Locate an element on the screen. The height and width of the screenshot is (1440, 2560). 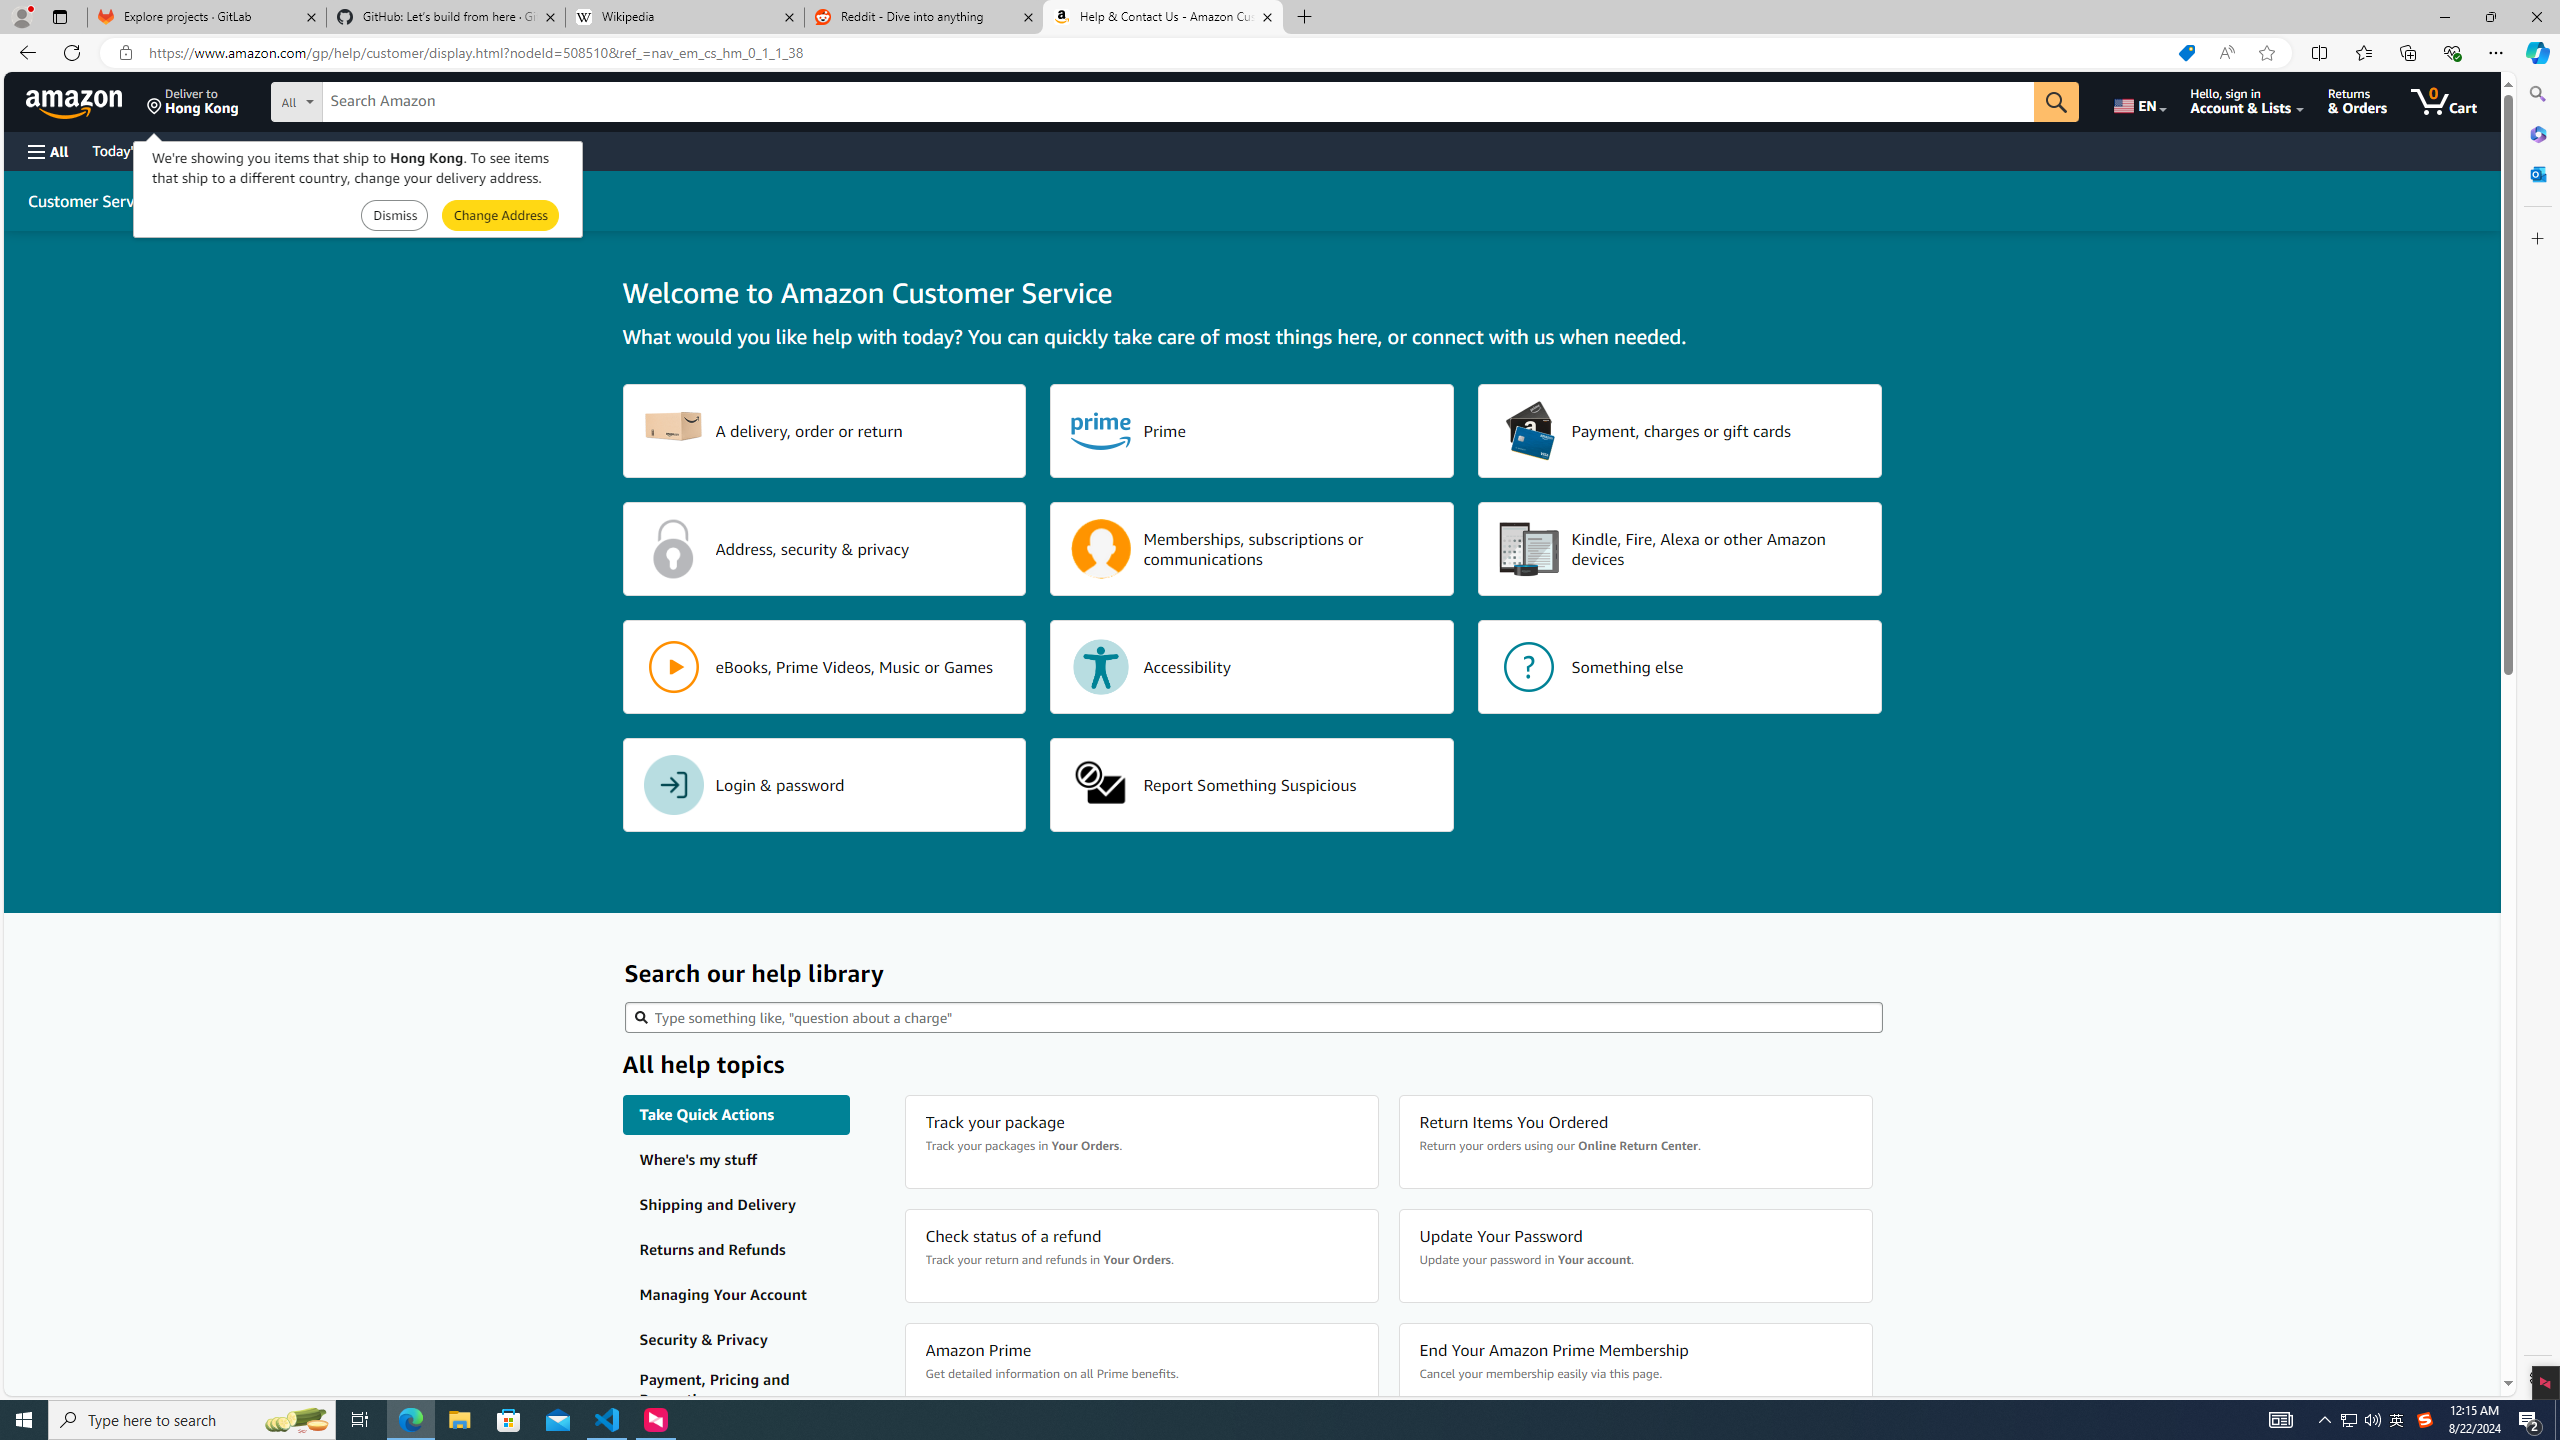
'Side bar' is located at coordinates (2537, 735).